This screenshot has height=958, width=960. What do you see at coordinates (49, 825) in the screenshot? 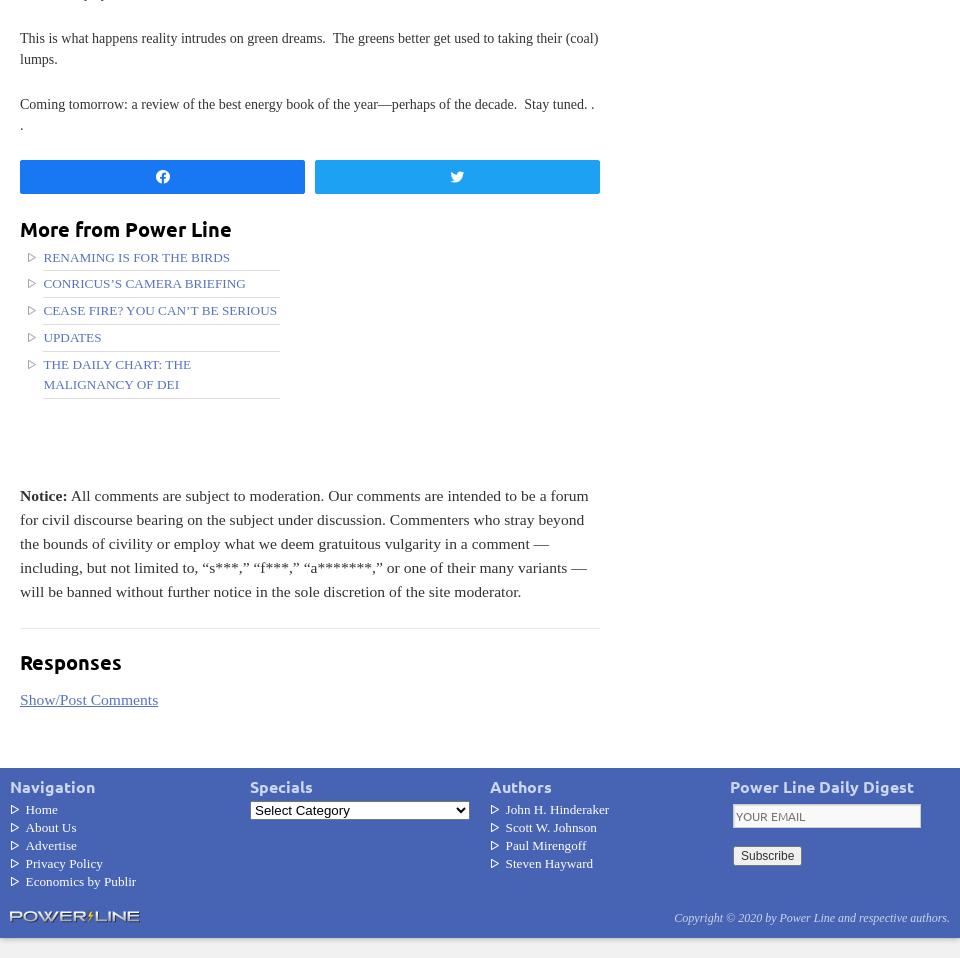
I see `'About Us'` at bounding box center [49, 825].